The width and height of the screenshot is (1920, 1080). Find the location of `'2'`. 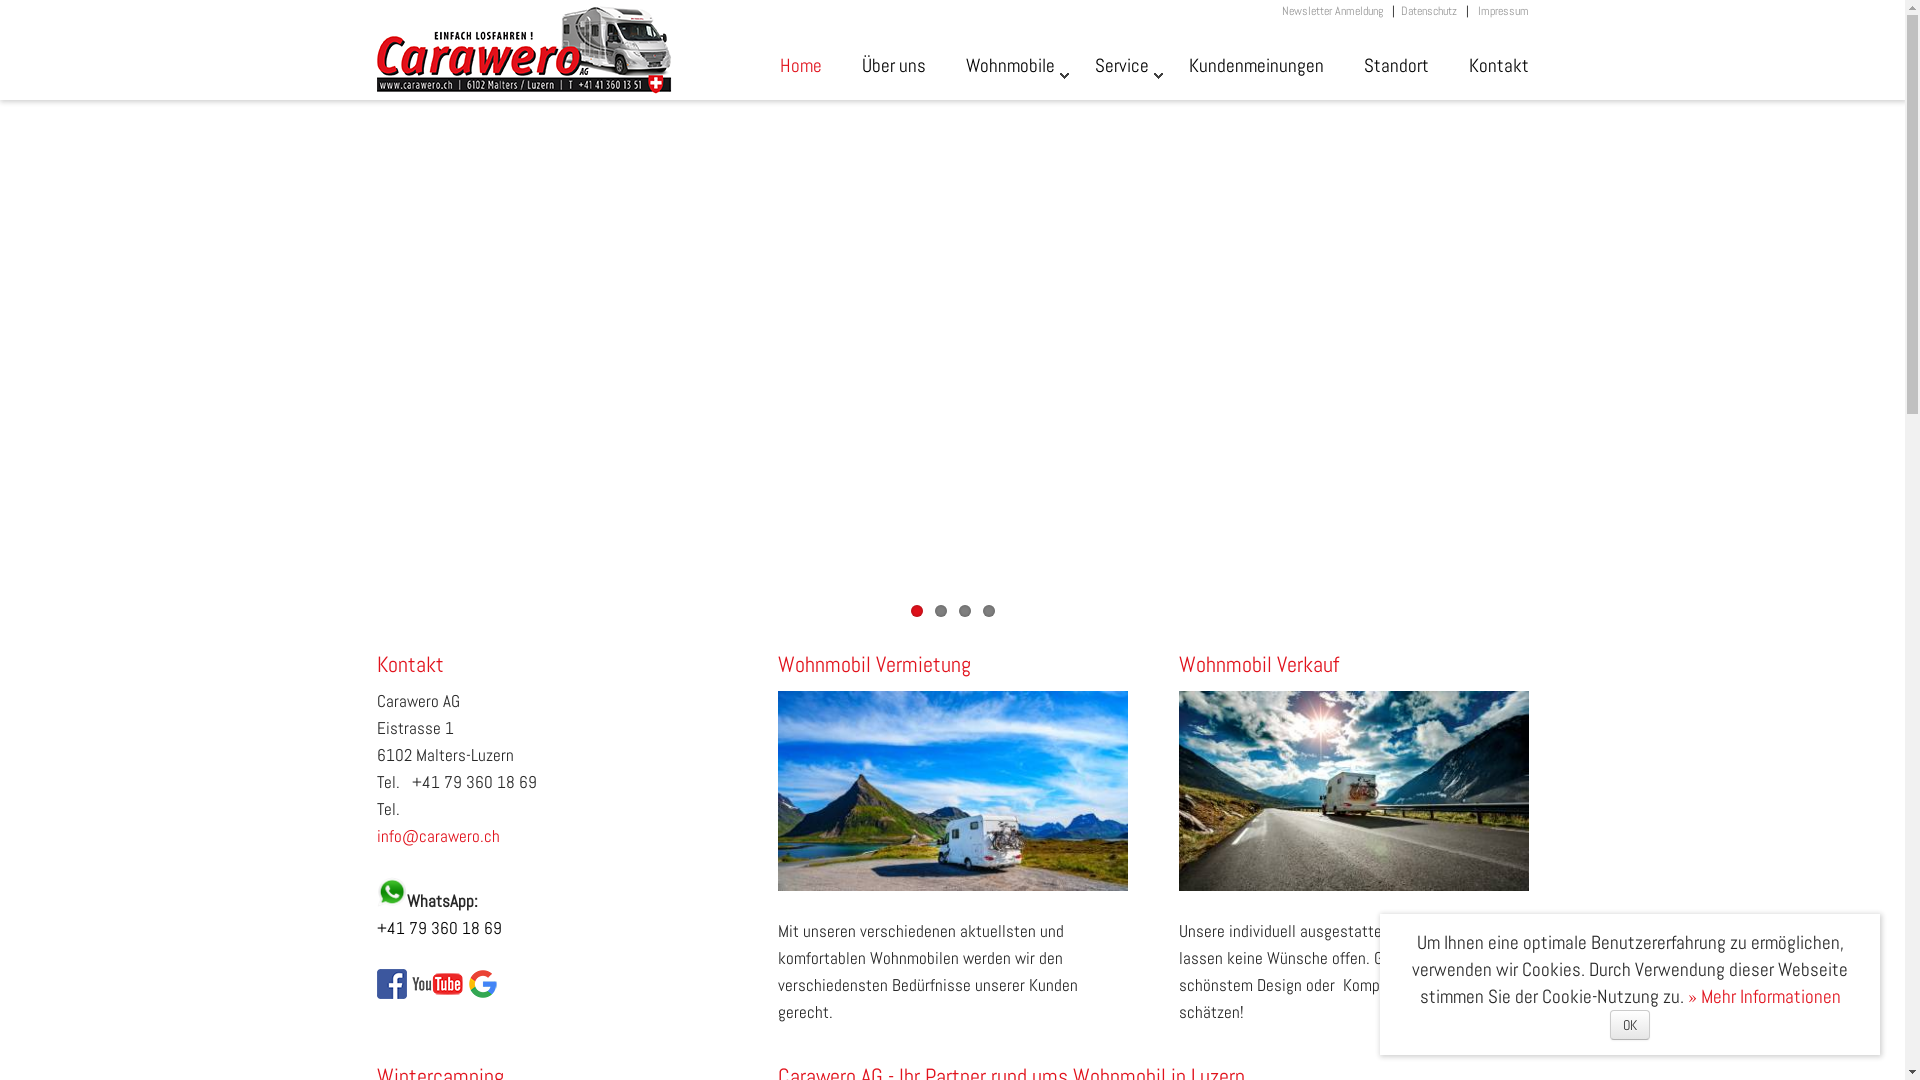

'2' is located at coordinates (933, 609).